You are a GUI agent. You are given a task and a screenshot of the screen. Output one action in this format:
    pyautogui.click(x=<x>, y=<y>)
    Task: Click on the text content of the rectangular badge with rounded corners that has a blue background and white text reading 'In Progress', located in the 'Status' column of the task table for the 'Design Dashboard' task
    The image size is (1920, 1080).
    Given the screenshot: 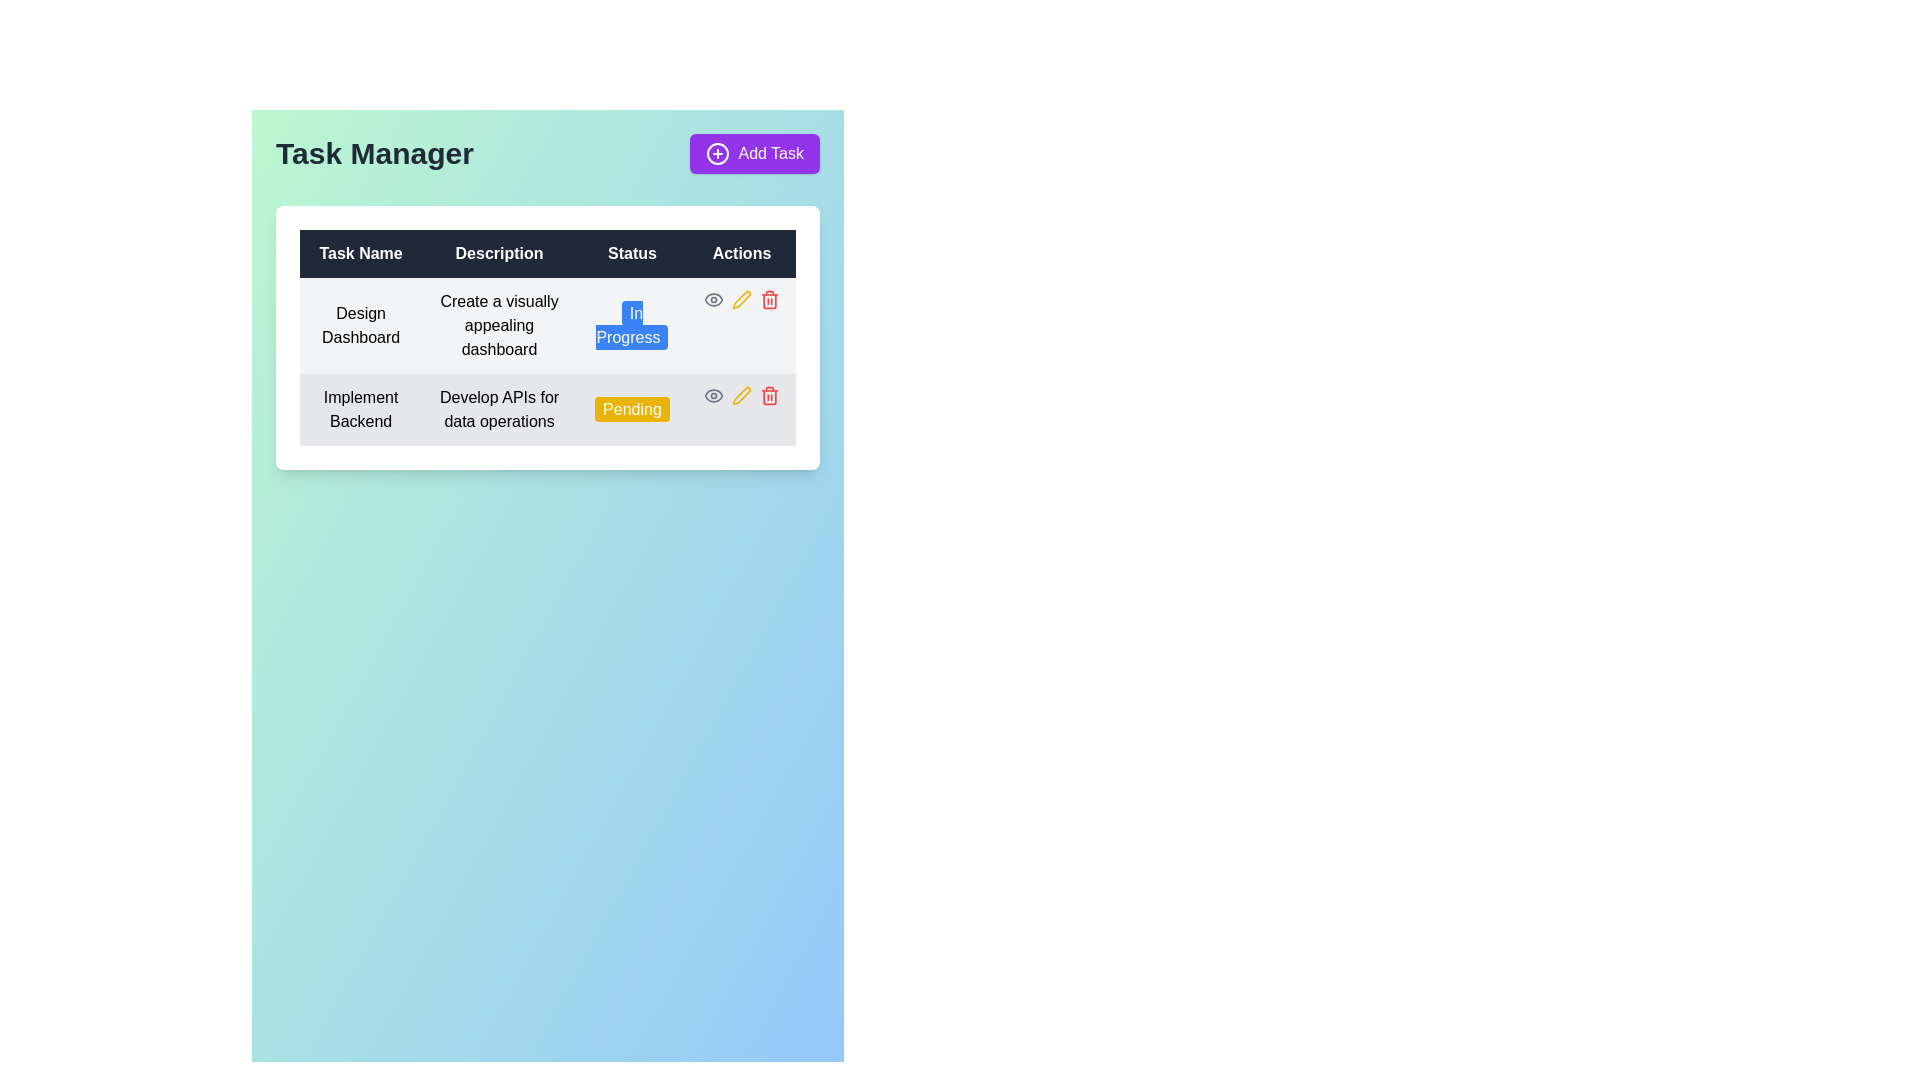 What is the action you would take?
    pyautogui.click(x=631, y=324)
    